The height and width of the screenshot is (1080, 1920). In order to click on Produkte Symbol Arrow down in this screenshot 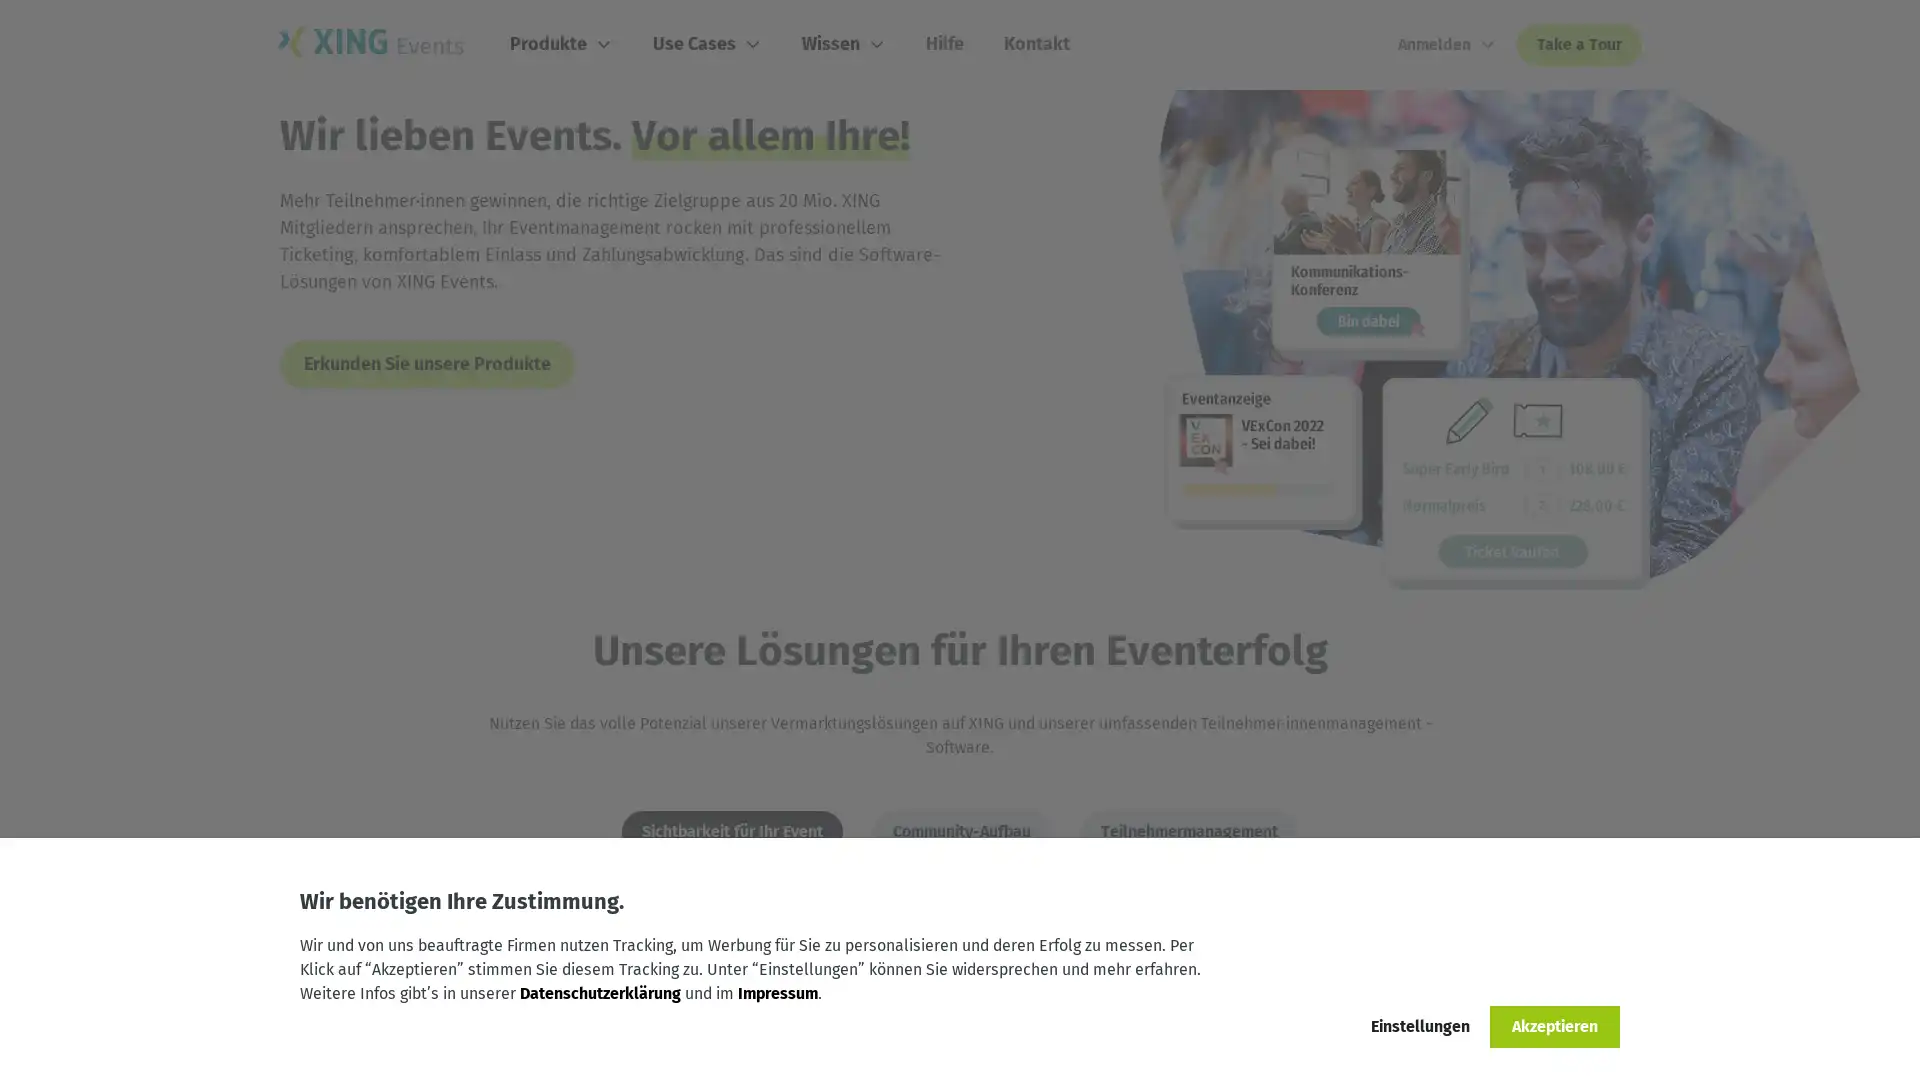, I will do `click(560, 44)`.